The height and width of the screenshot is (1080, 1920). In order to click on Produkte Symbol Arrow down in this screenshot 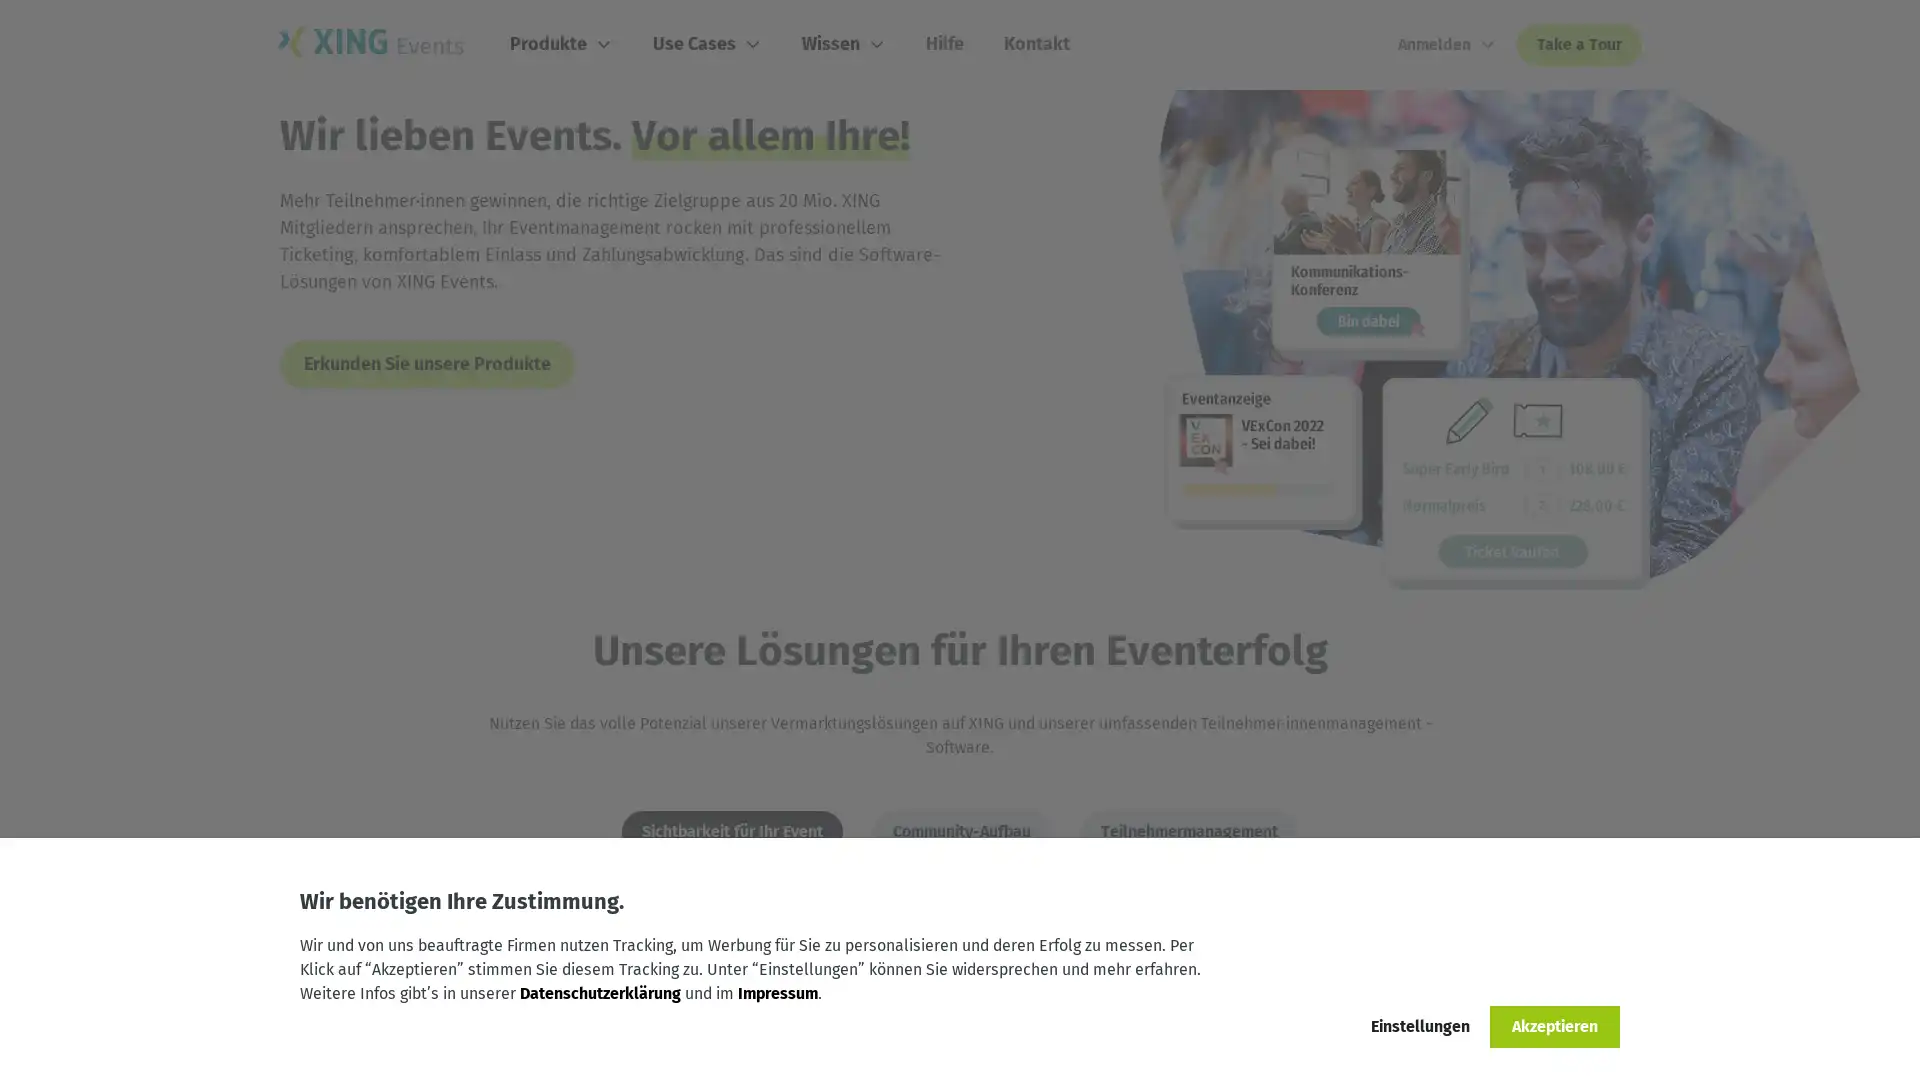, I will do `click(560, 44)`.